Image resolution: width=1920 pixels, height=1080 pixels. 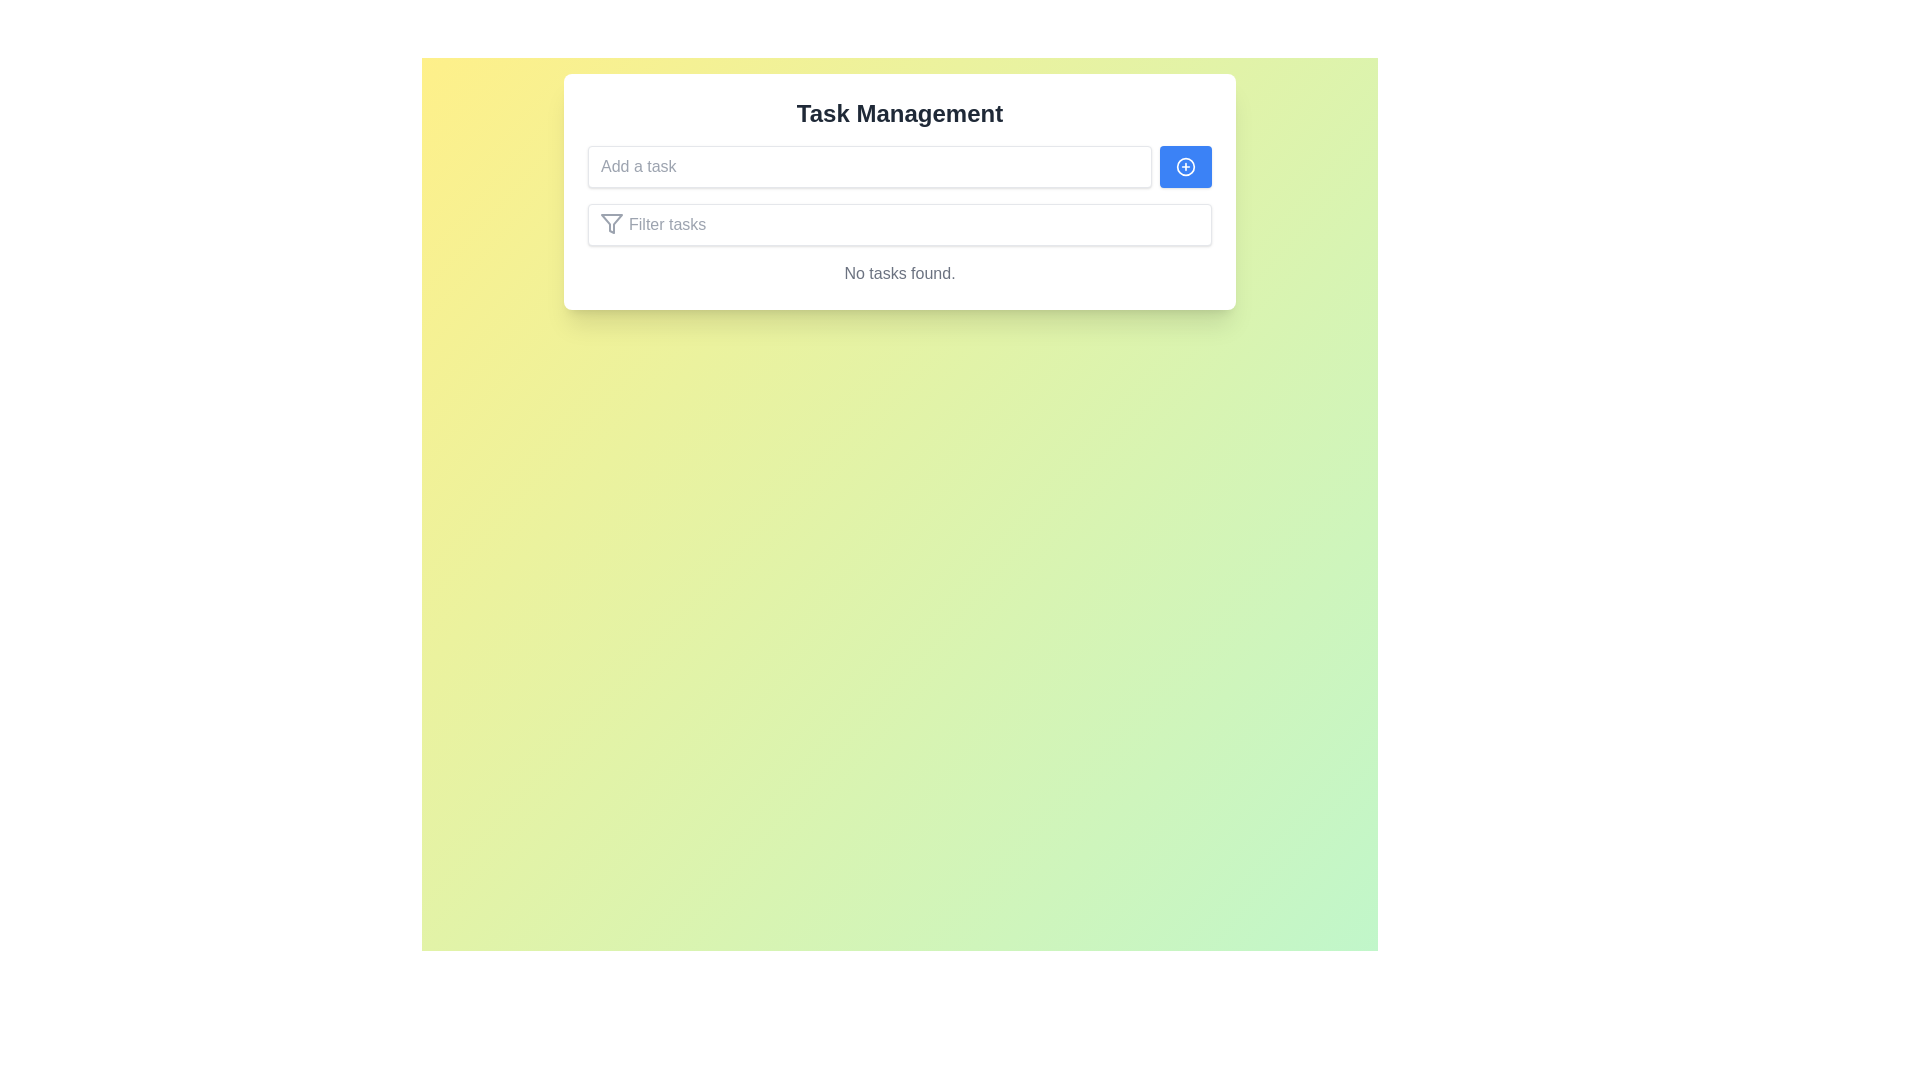 What do you see at coordinates (899, 273) in the screenshot?
I see `the static text component that displays the message 'No tasks found.' located in the 'Task Management' section, below the filter tasks field` at bounding box center [899, 273].